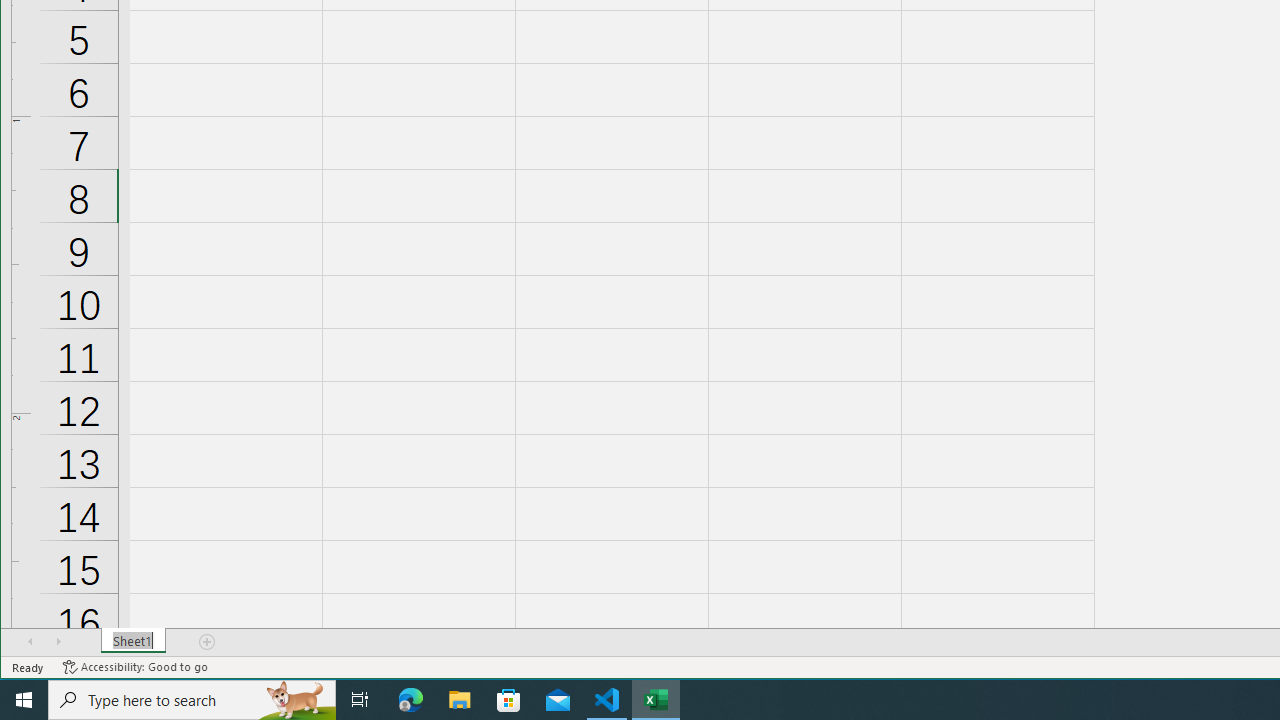 The image size is (1280, 720). What do you see at coordinates (132, 641) in the screenshot?
I see `'Sheet Tab'` at bounding box center [132, 641].